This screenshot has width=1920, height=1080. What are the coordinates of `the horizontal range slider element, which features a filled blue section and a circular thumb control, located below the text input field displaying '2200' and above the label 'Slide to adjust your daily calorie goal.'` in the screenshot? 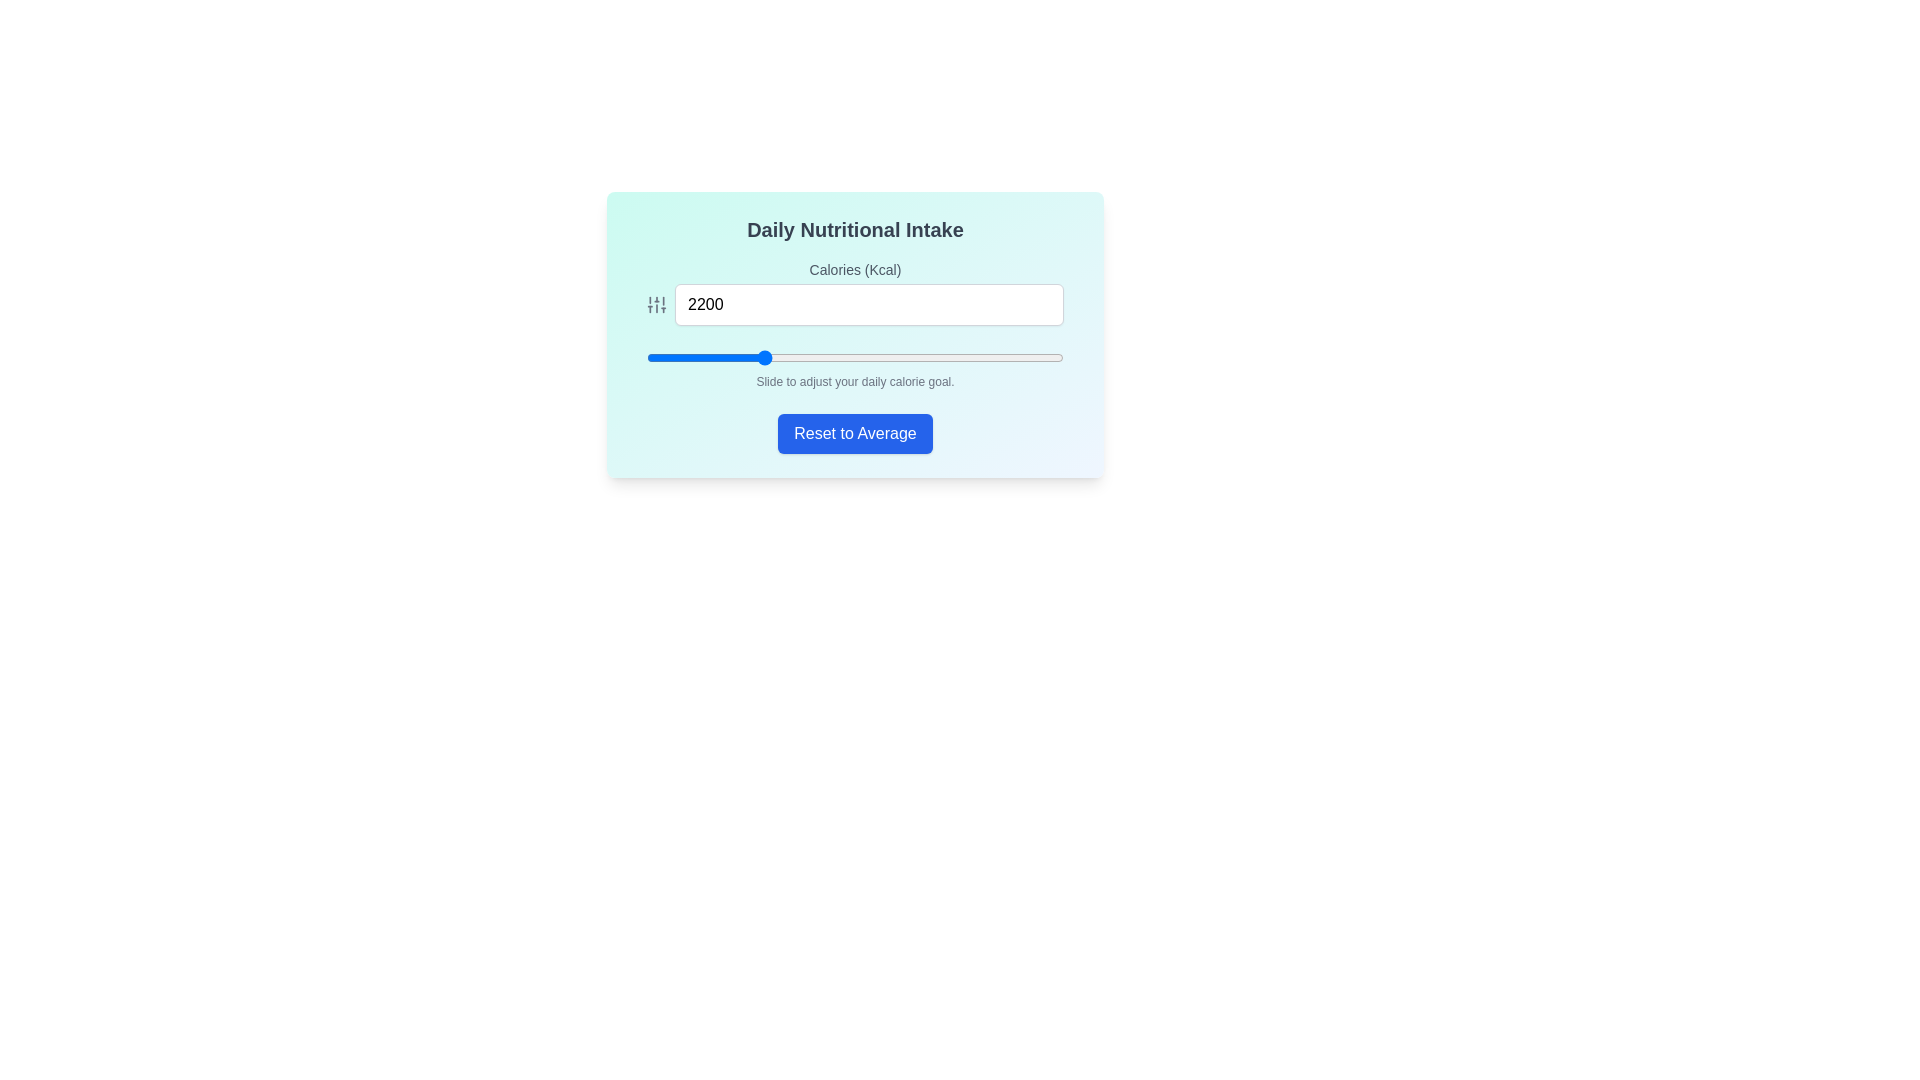 It's located at (855, 357).